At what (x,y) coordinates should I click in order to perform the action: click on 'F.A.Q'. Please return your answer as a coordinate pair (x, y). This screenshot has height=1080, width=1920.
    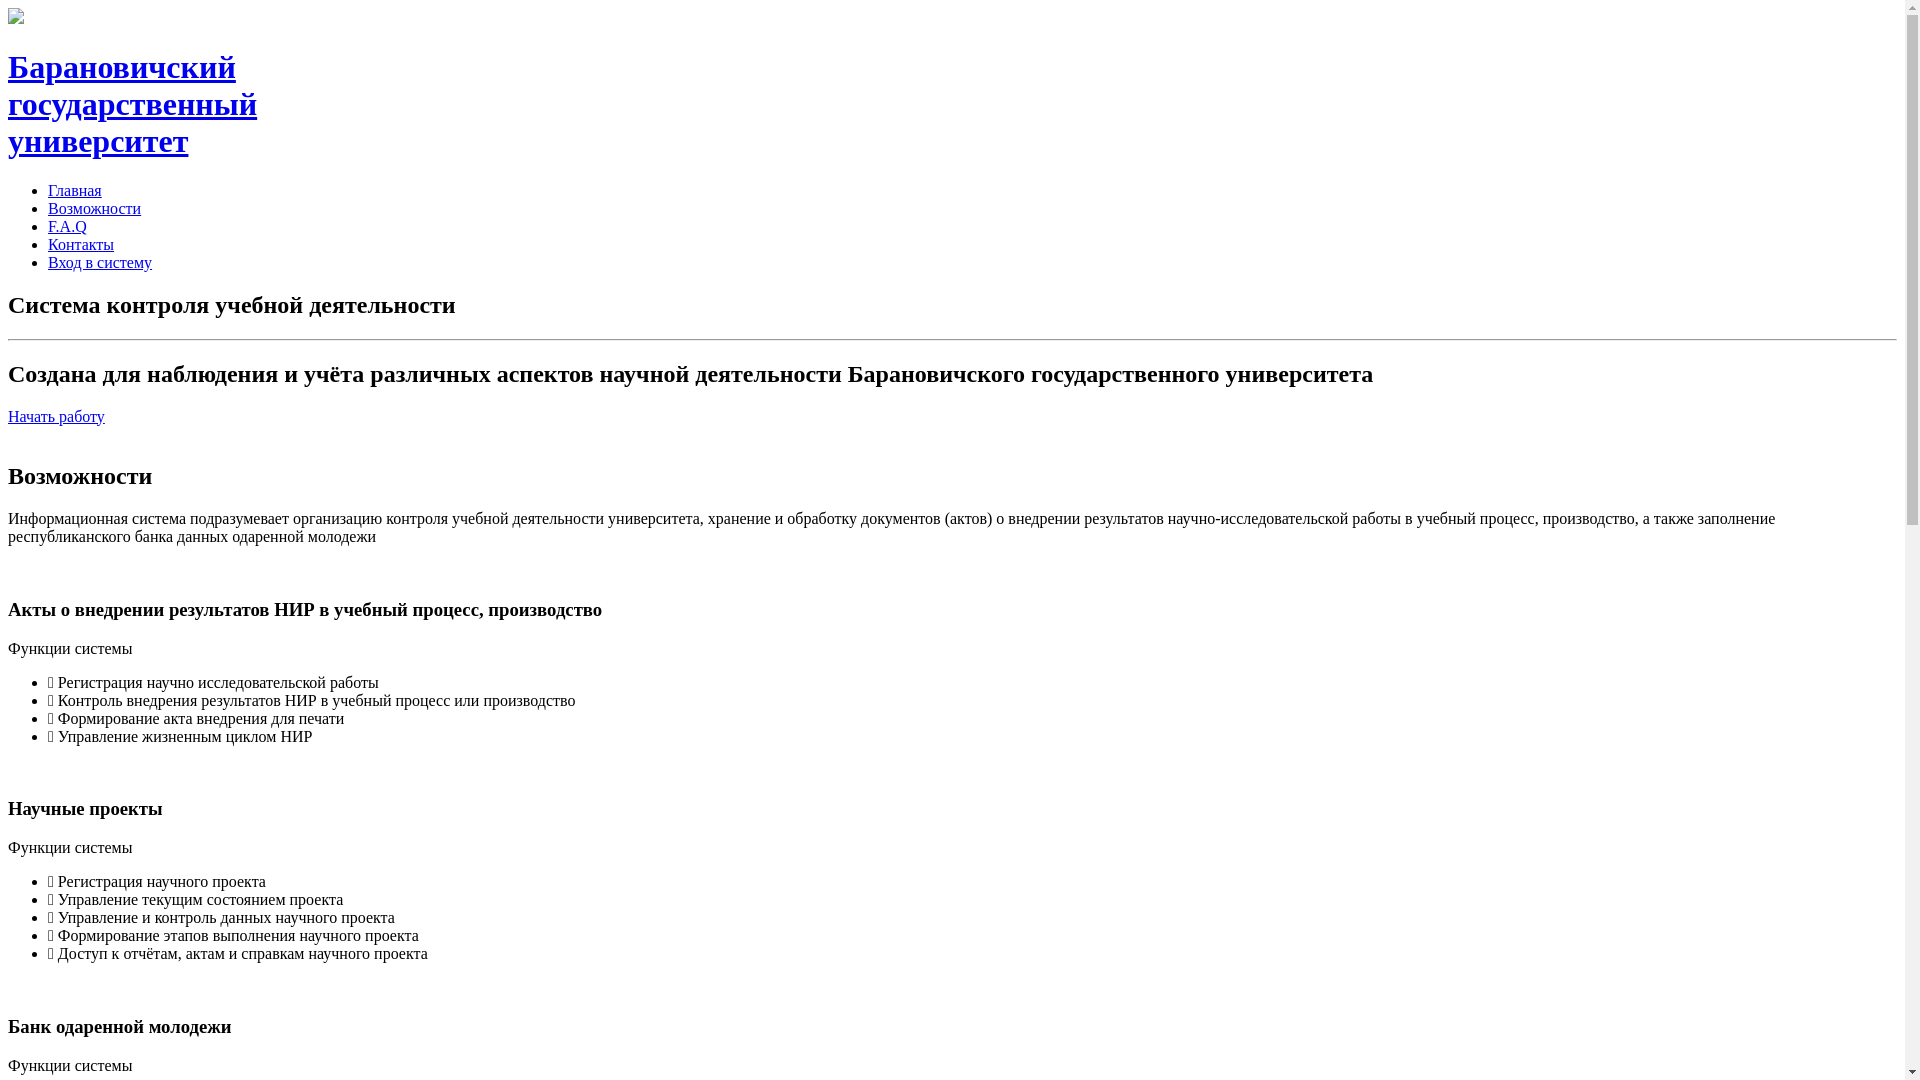
    Looking at the image, I should click on (67, 225).